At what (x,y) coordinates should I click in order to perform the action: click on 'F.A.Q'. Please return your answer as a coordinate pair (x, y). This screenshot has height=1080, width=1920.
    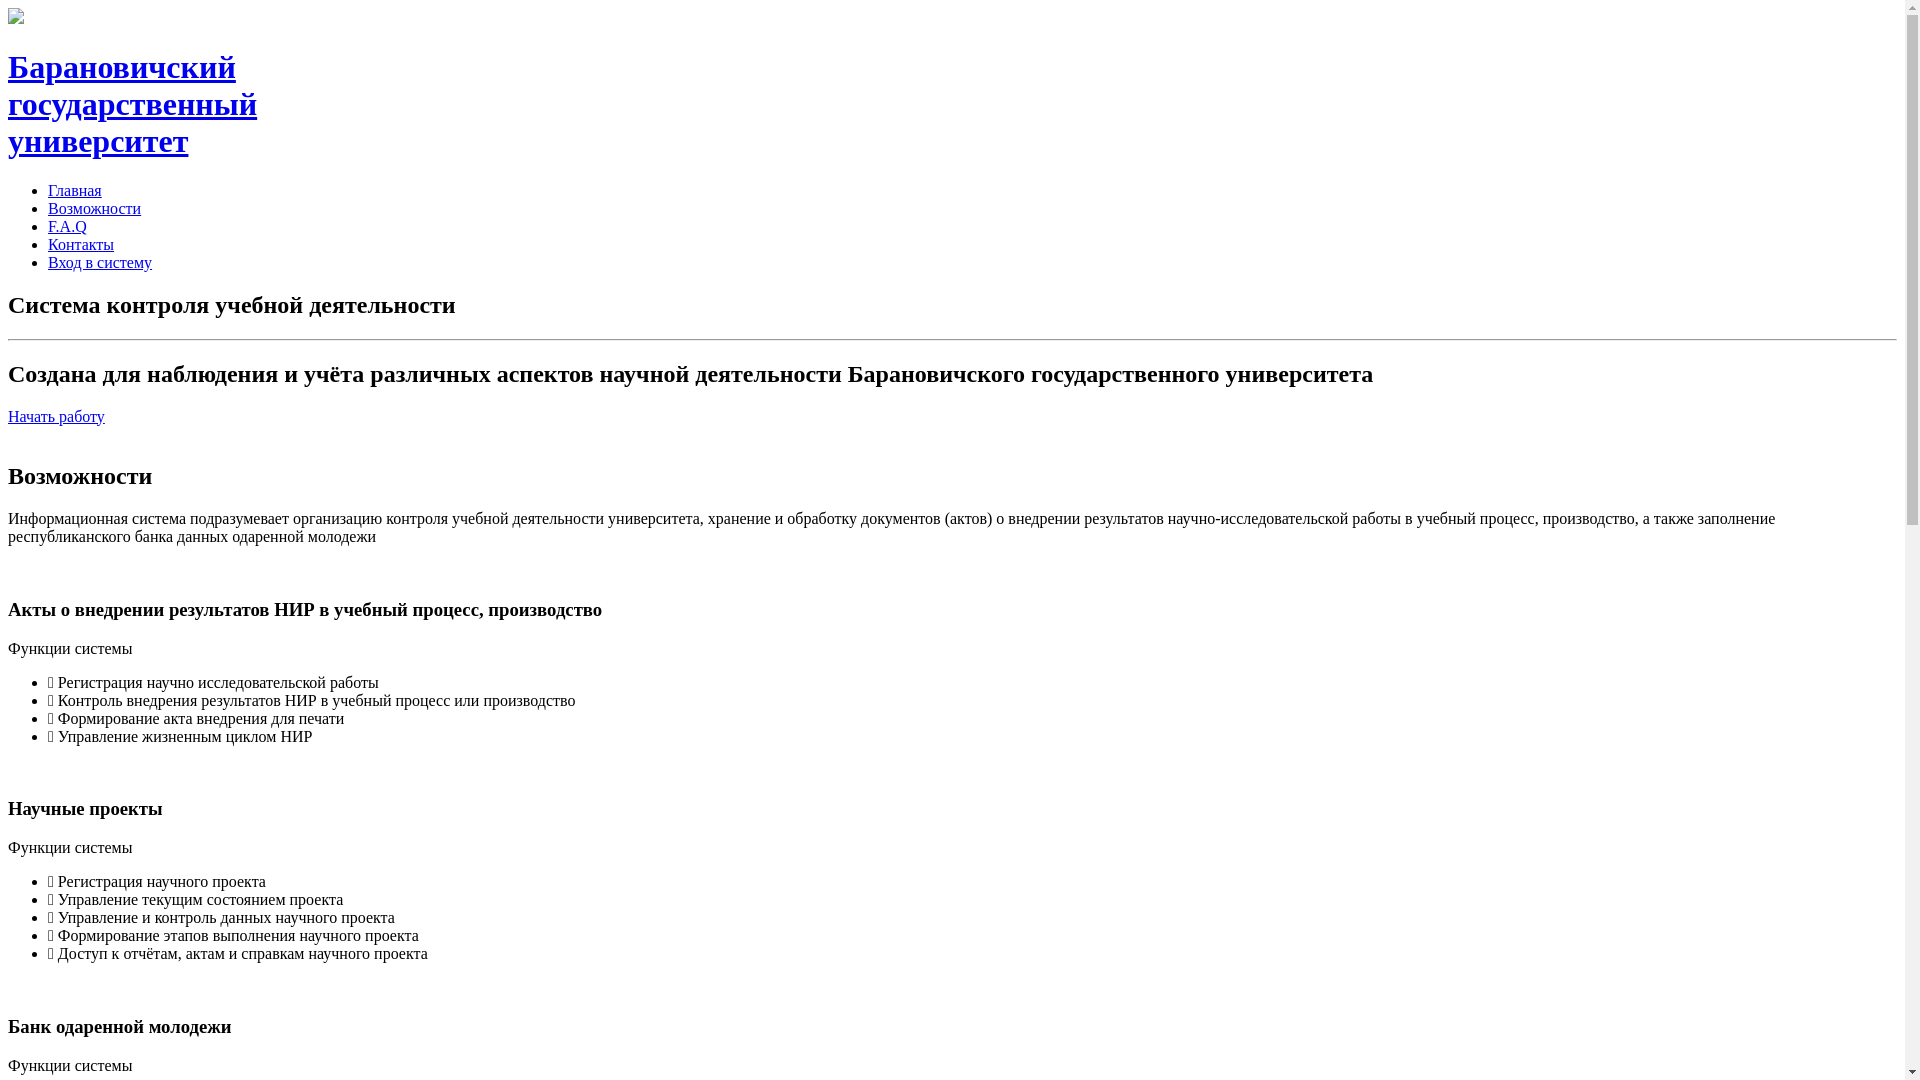
    Looking at the image, I should click on (67, 225).